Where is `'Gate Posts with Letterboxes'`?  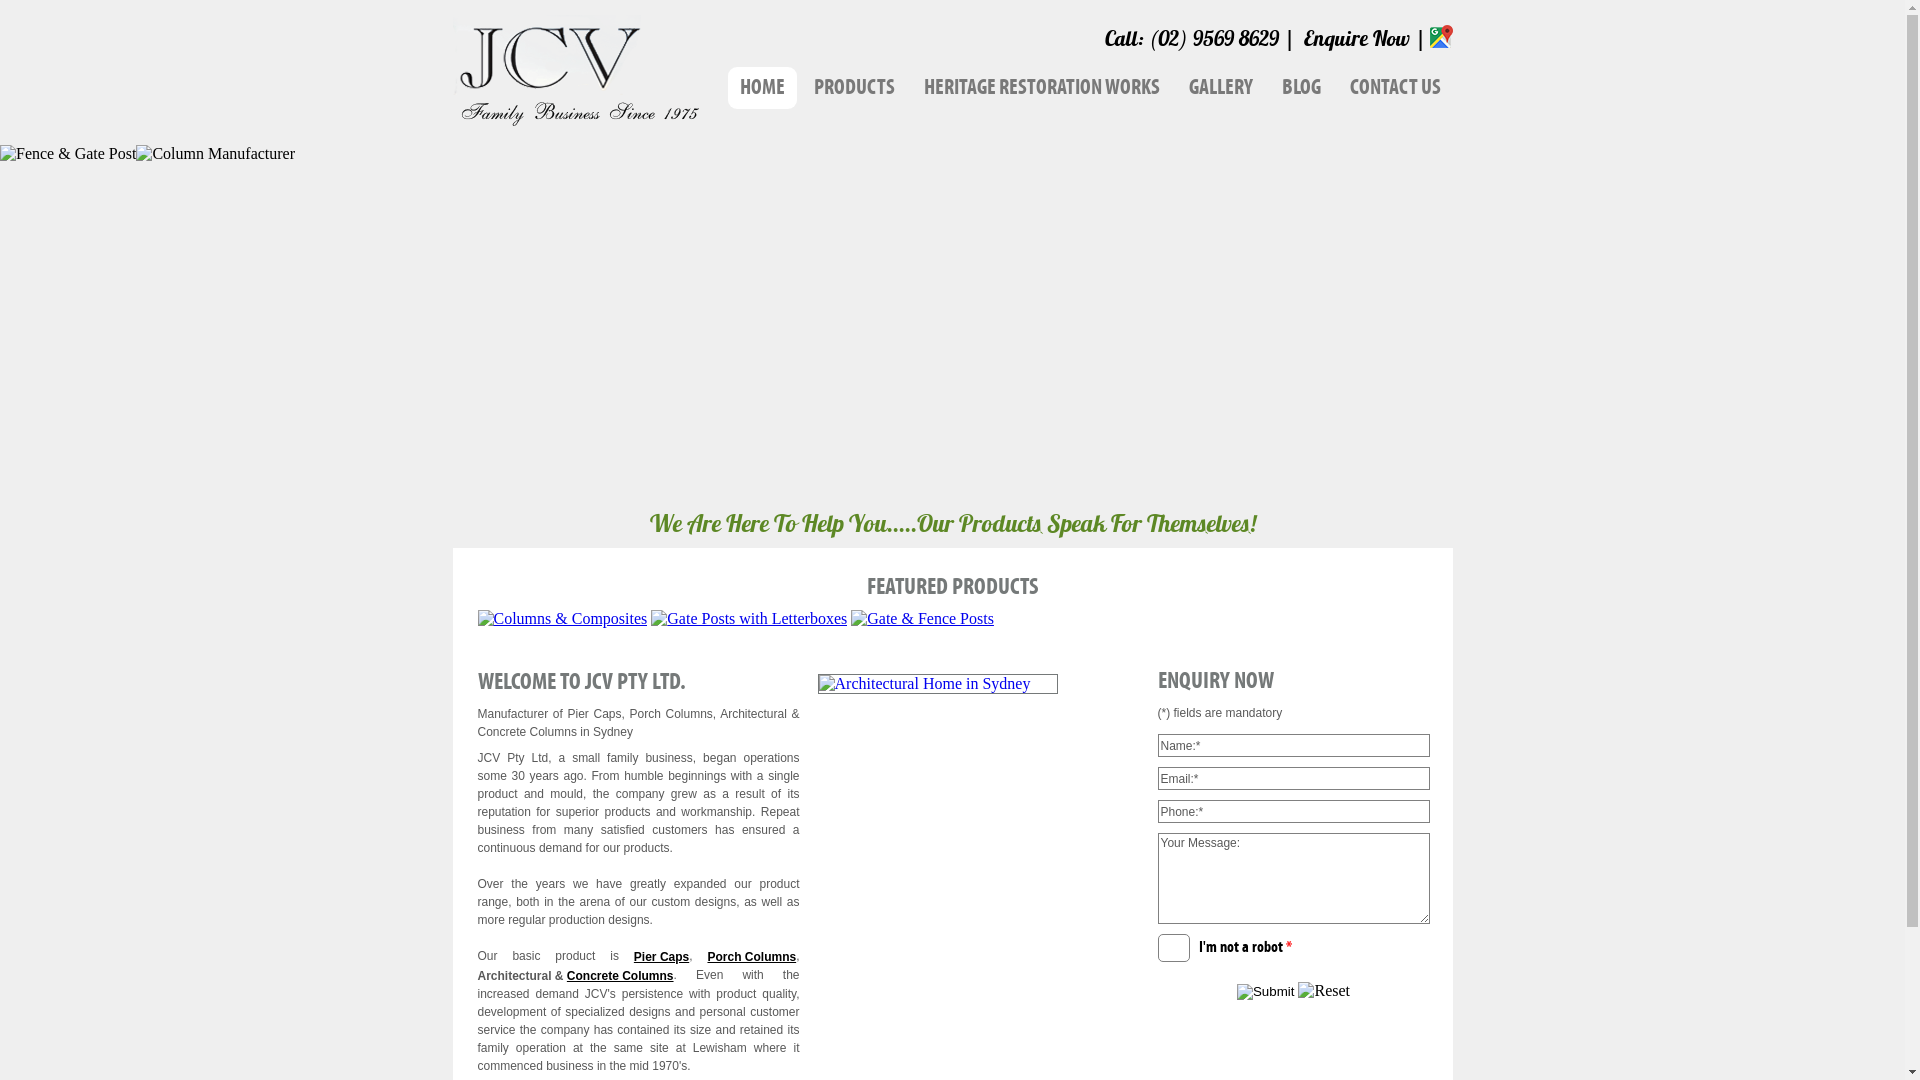
'Gate Posts with Letterboxes' is located at coordinates (747, 617).